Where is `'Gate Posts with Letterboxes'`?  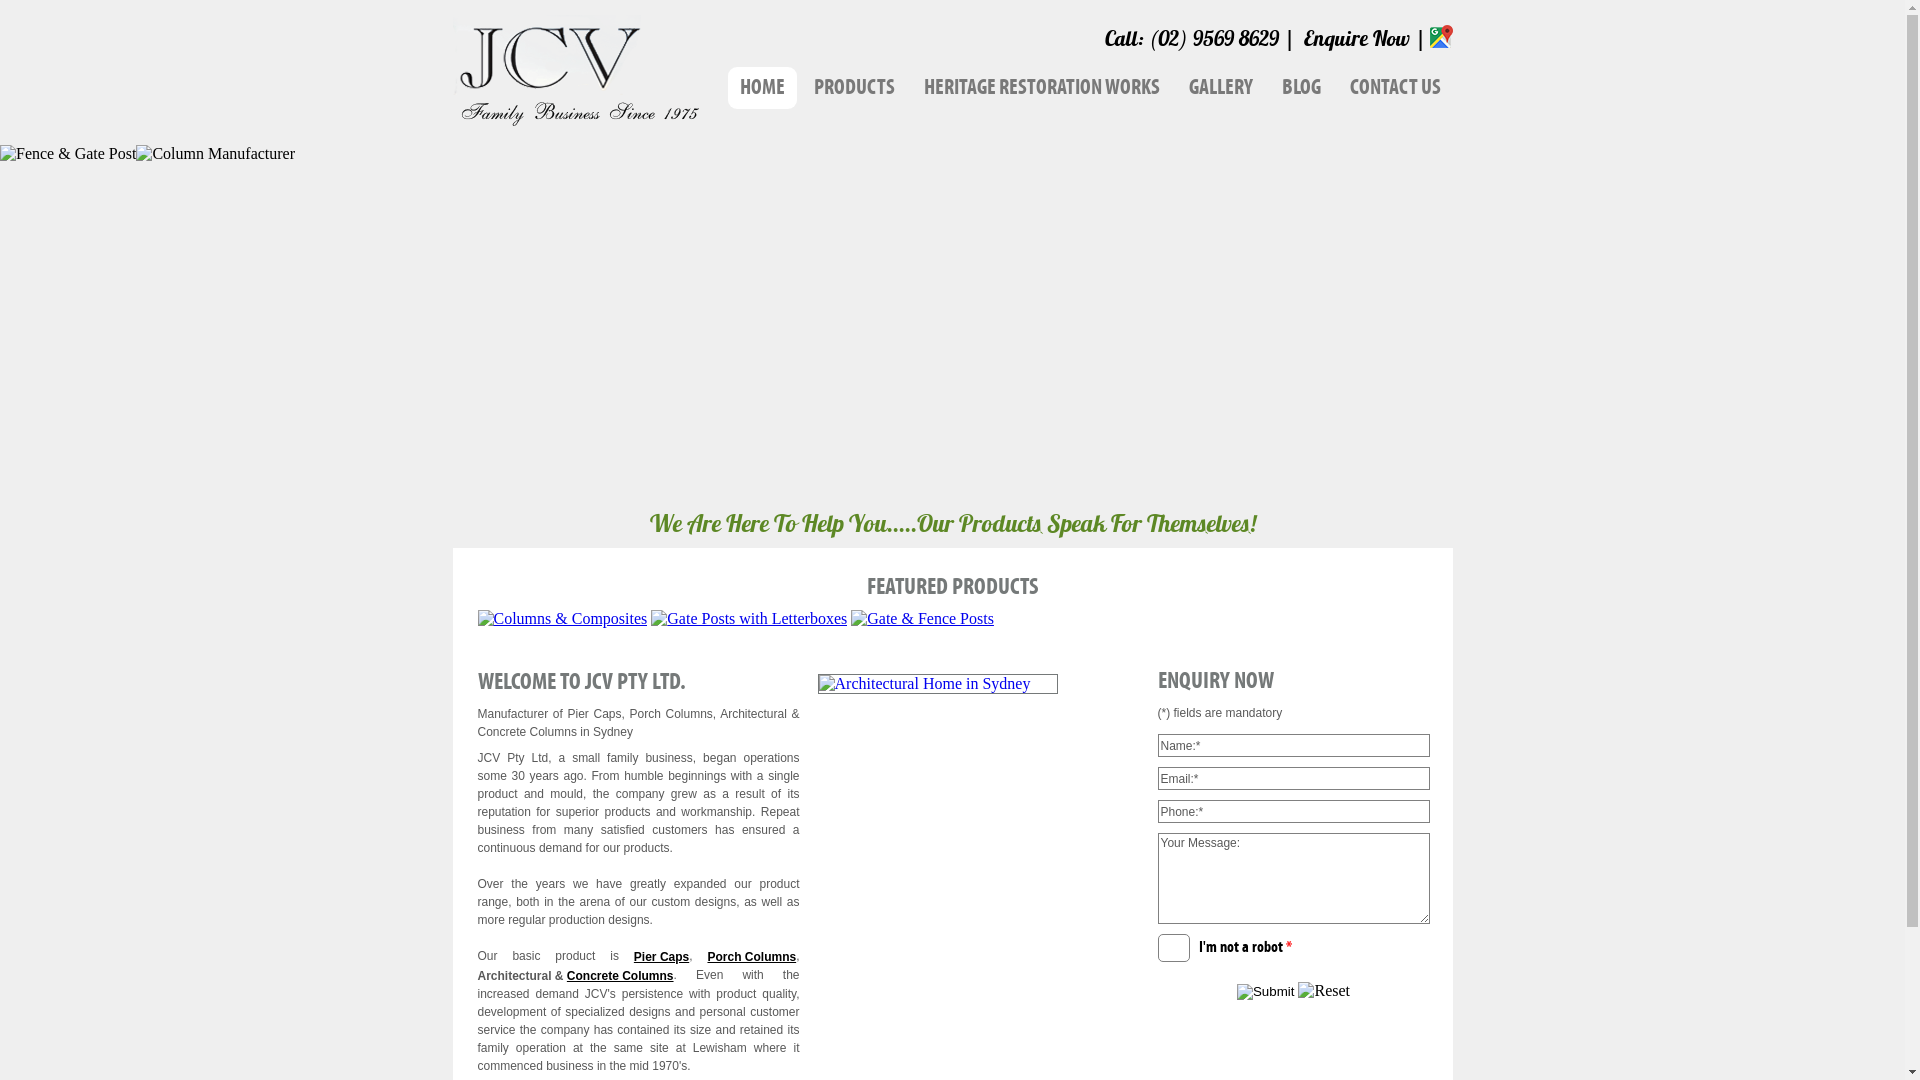
'Gate Posts with Letterboxes' is located at coordinates (747, 617).